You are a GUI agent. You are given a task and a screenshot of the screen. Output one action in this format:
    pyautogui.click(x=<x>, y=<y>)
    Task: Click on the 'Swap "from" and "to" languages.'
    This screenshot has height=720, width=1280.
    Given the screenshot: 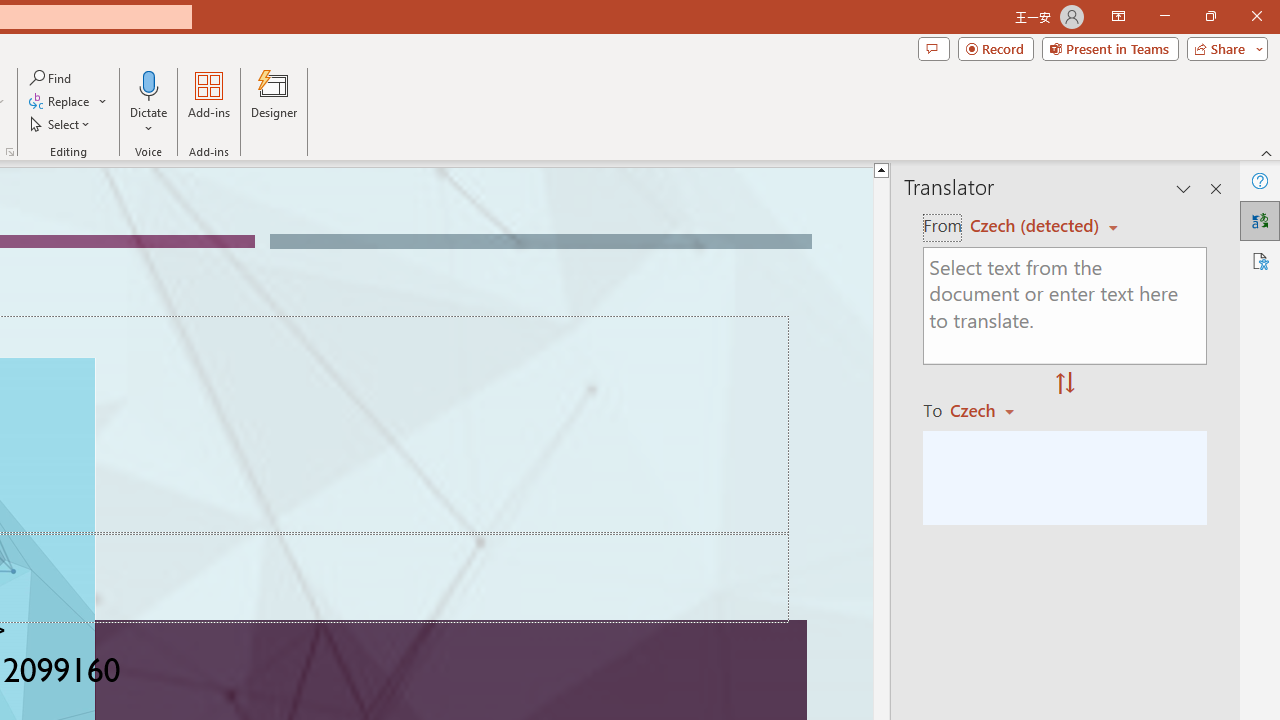 What is the action you would take?
    pyautogui.click(x=1064, y=384)
    